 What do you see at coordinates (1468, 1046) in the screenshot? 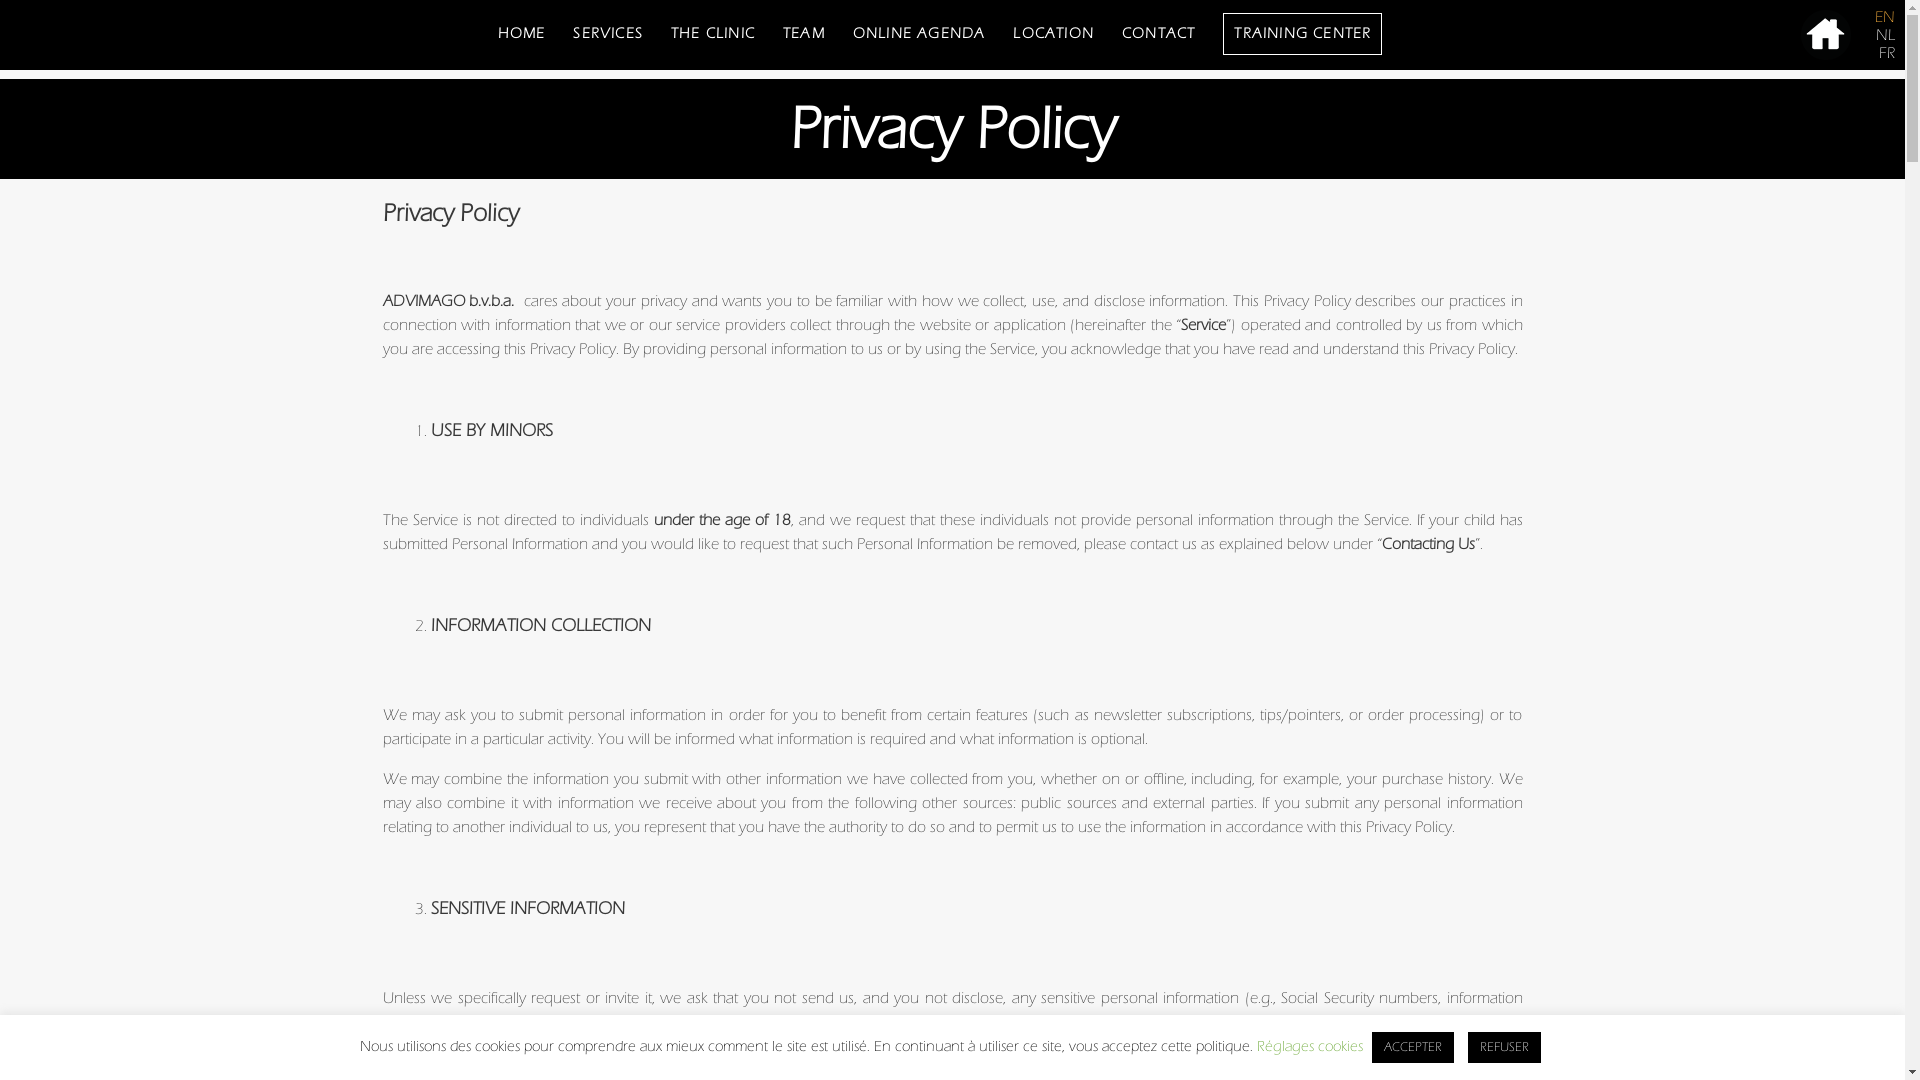
I see `'REFUSER'` at bounding box center [1468, 1046].